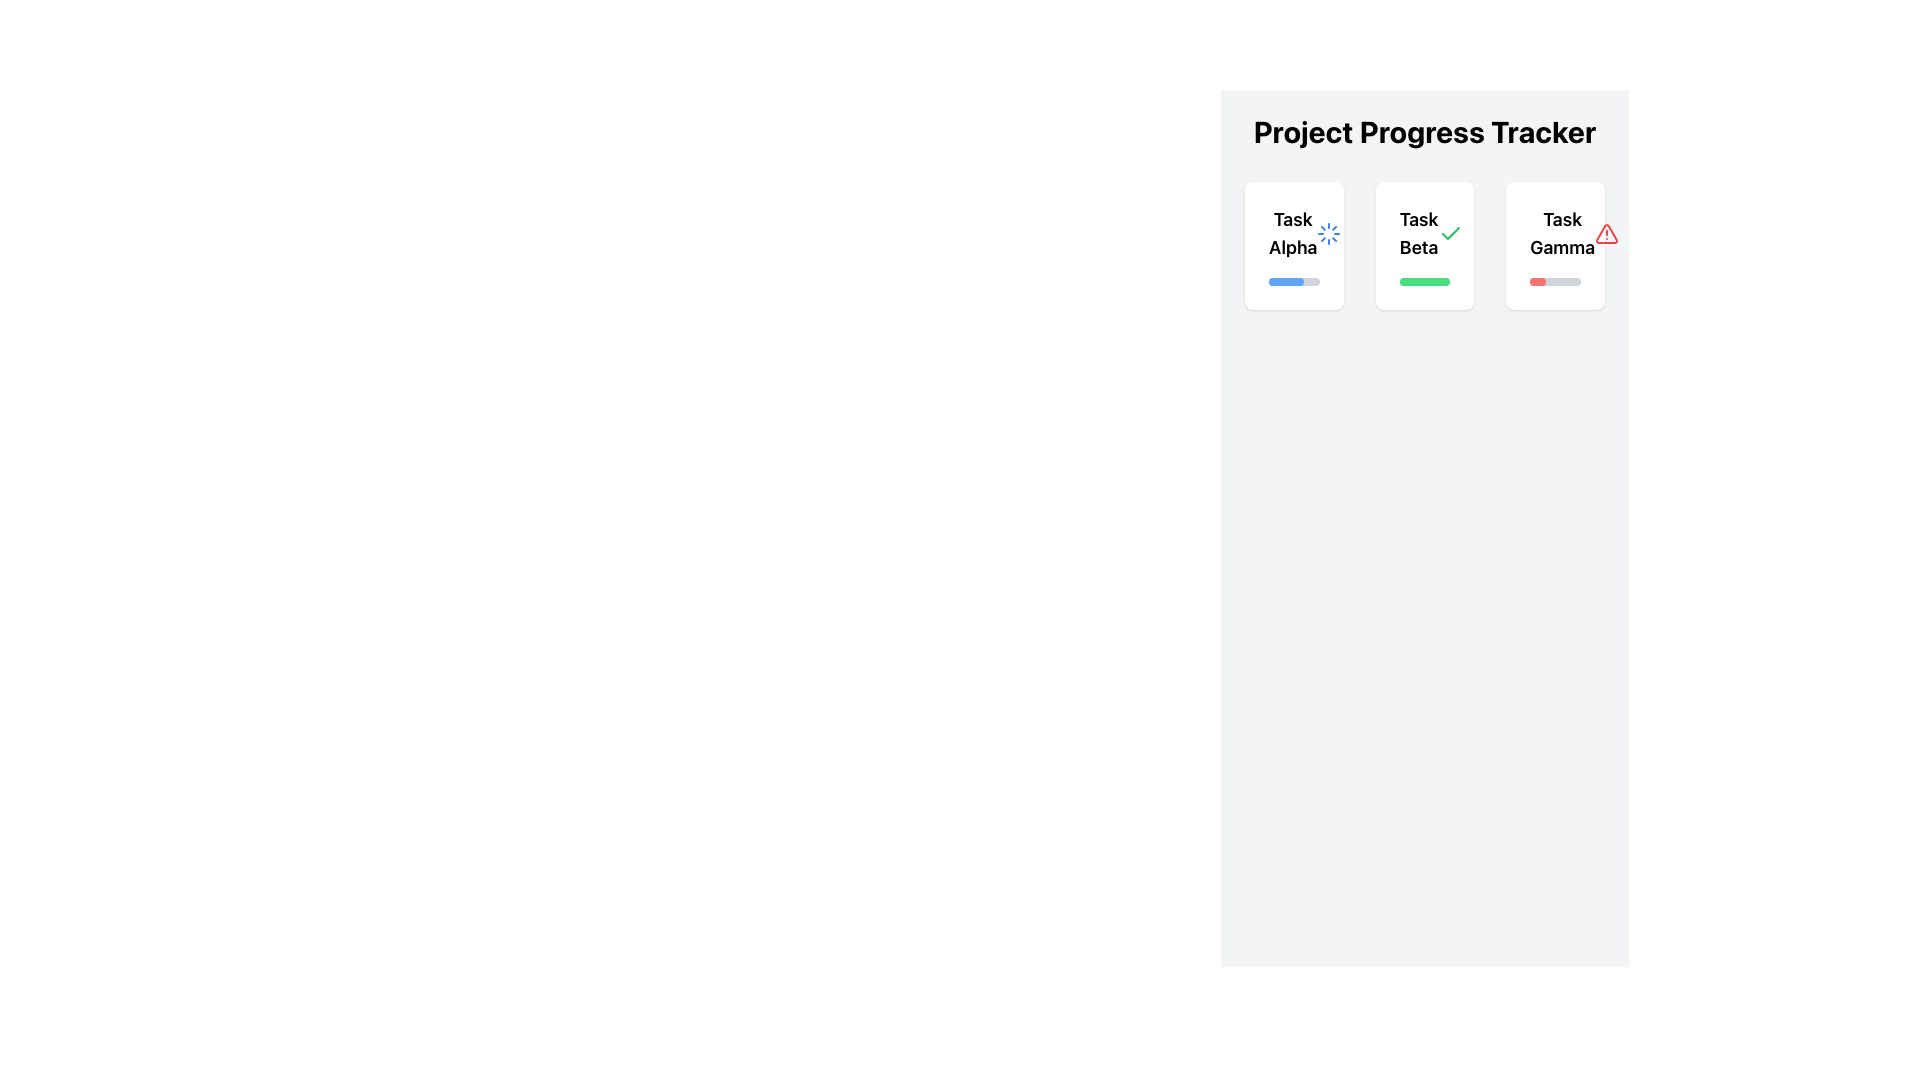  What do you see at coordinates (1294, 233) in the screenshot?
I see `text 'Task Alpha' from the text label located in the leftmost card under the heading 'Project Progress Tracker'` at bounding box center [1294, 233].